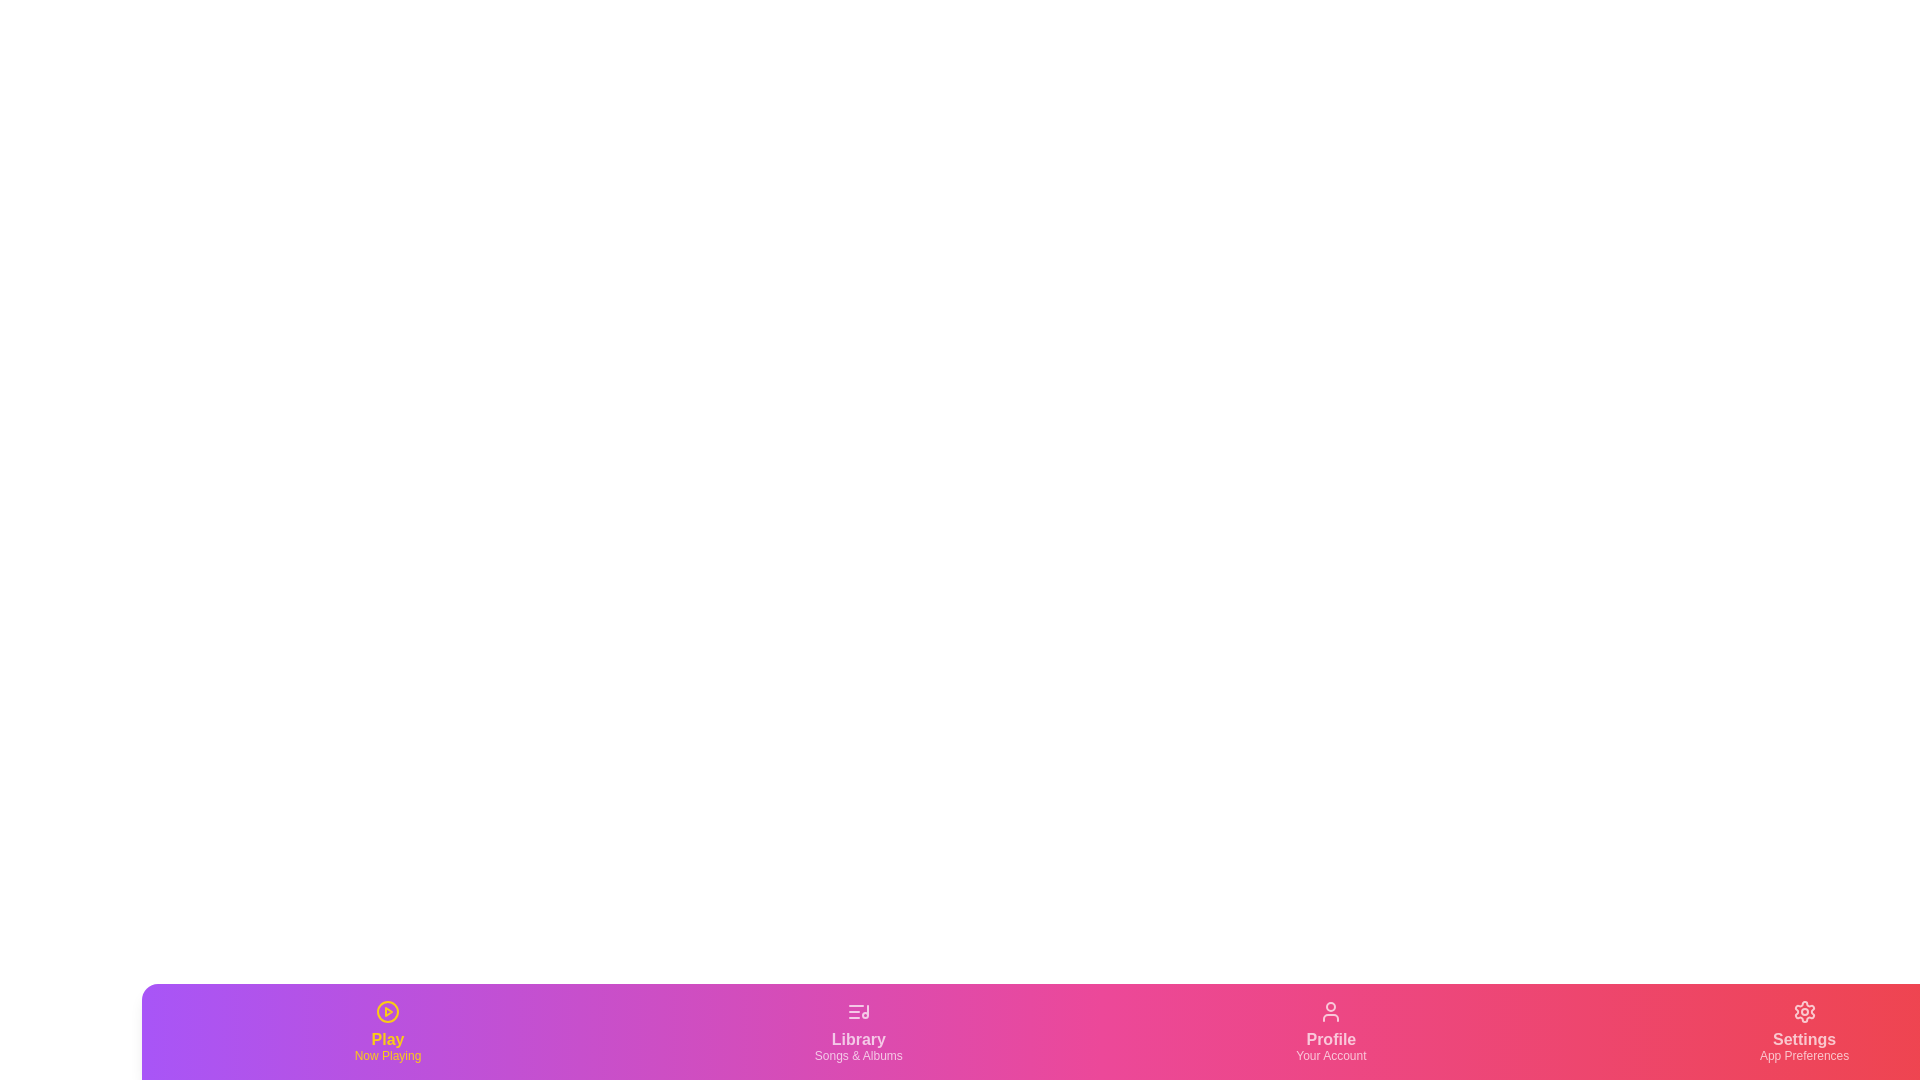 This screenshot has height=1080, width=1920. What do you see at coordinates (858, 1032) in the screenshot?
I see `the Library tab` at bounding box center [858, 1032].